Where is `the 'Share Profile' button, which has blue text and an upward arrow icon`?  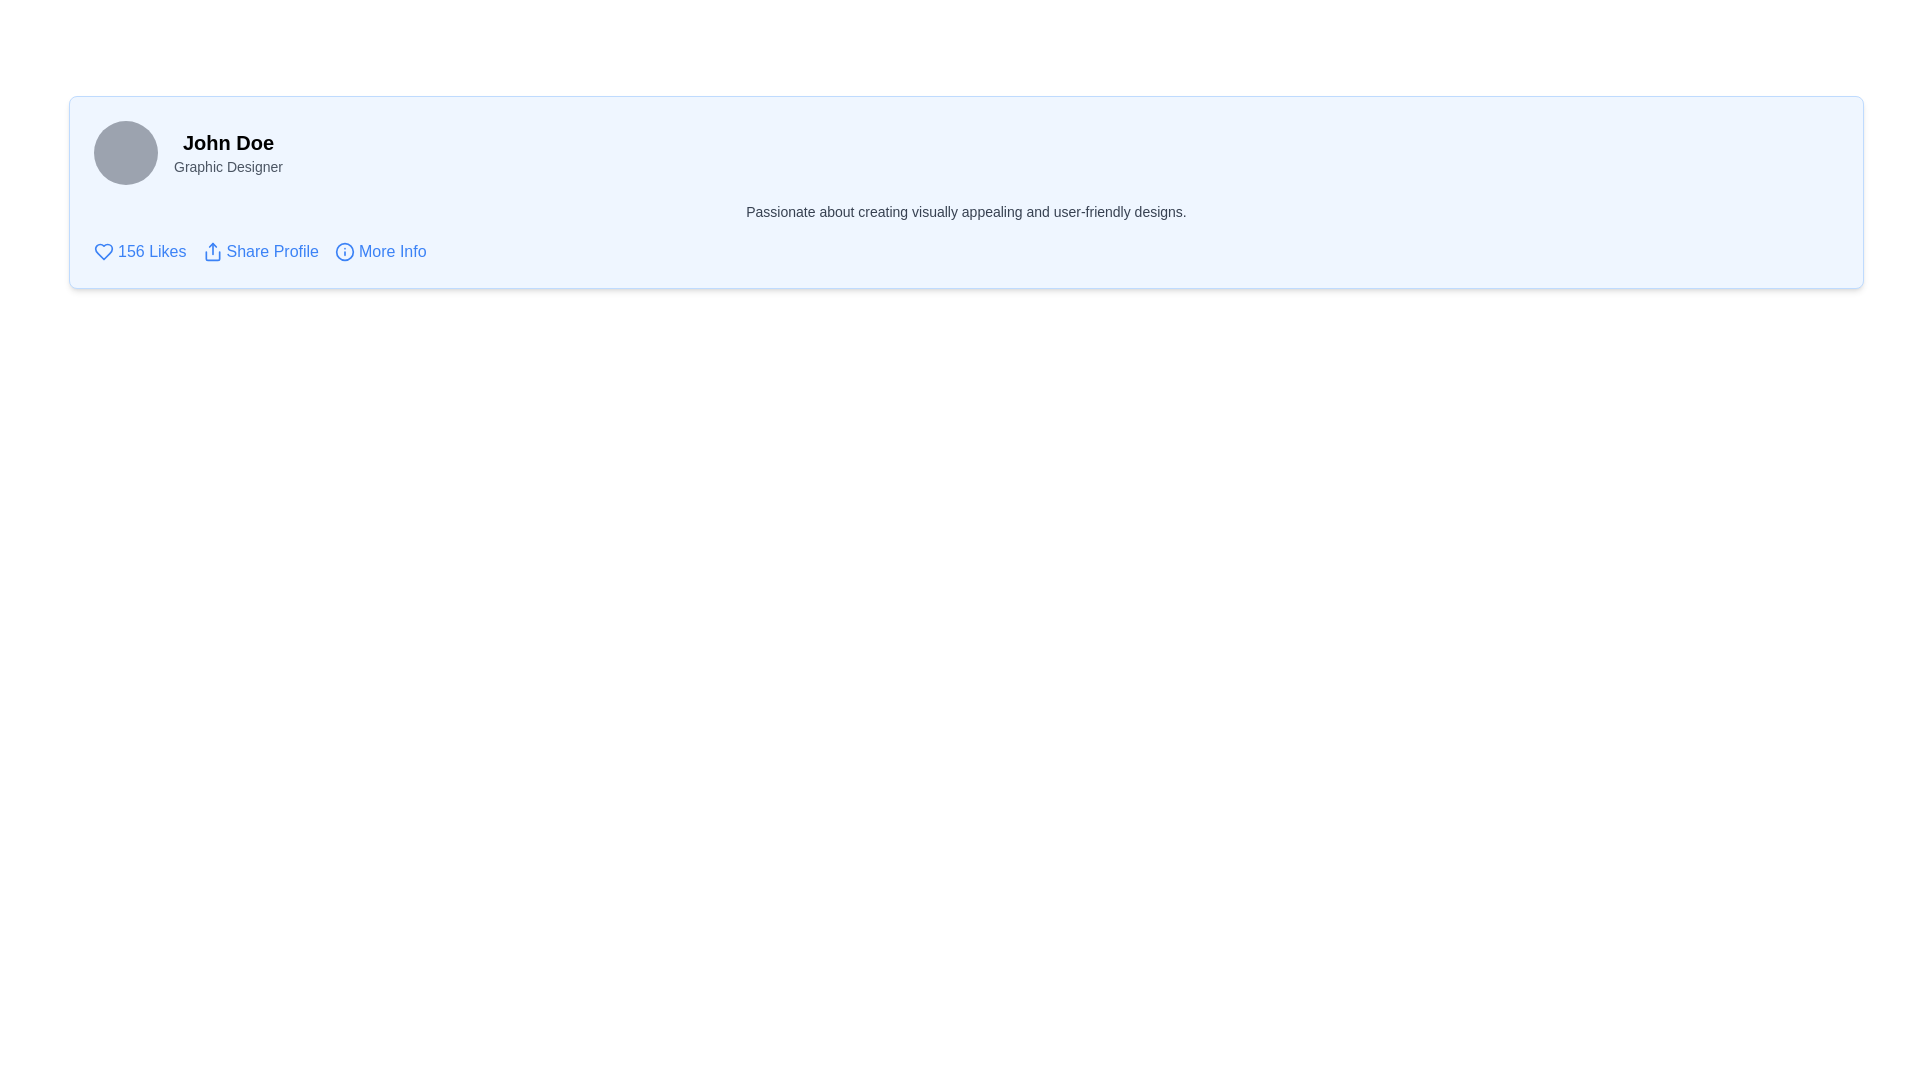 the 'Share Profile' button, which has blue text and an upward arrow icon is located at coordinates (259, 250).